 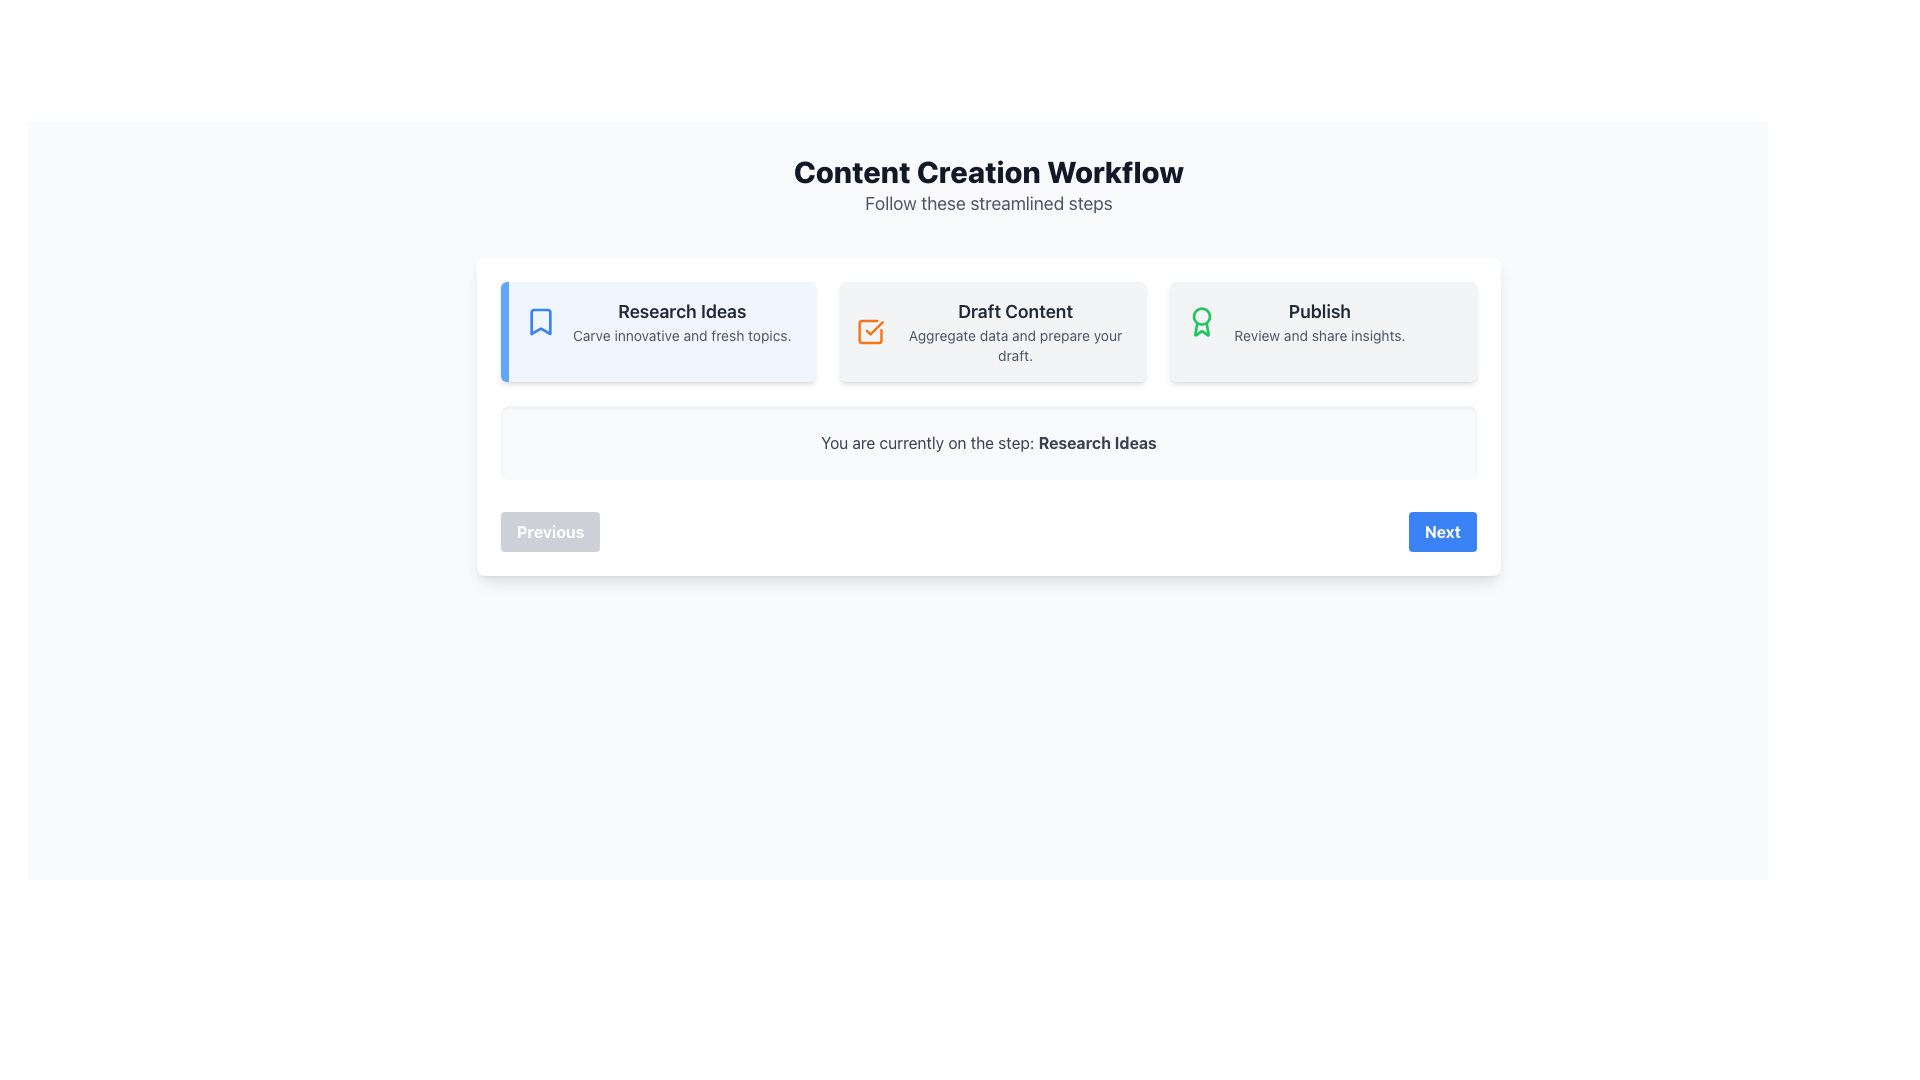 What do you see at coordinates (993, 330) in the screenshot?
I see `the middle card in the workflow` at bounding box center [993, 330].